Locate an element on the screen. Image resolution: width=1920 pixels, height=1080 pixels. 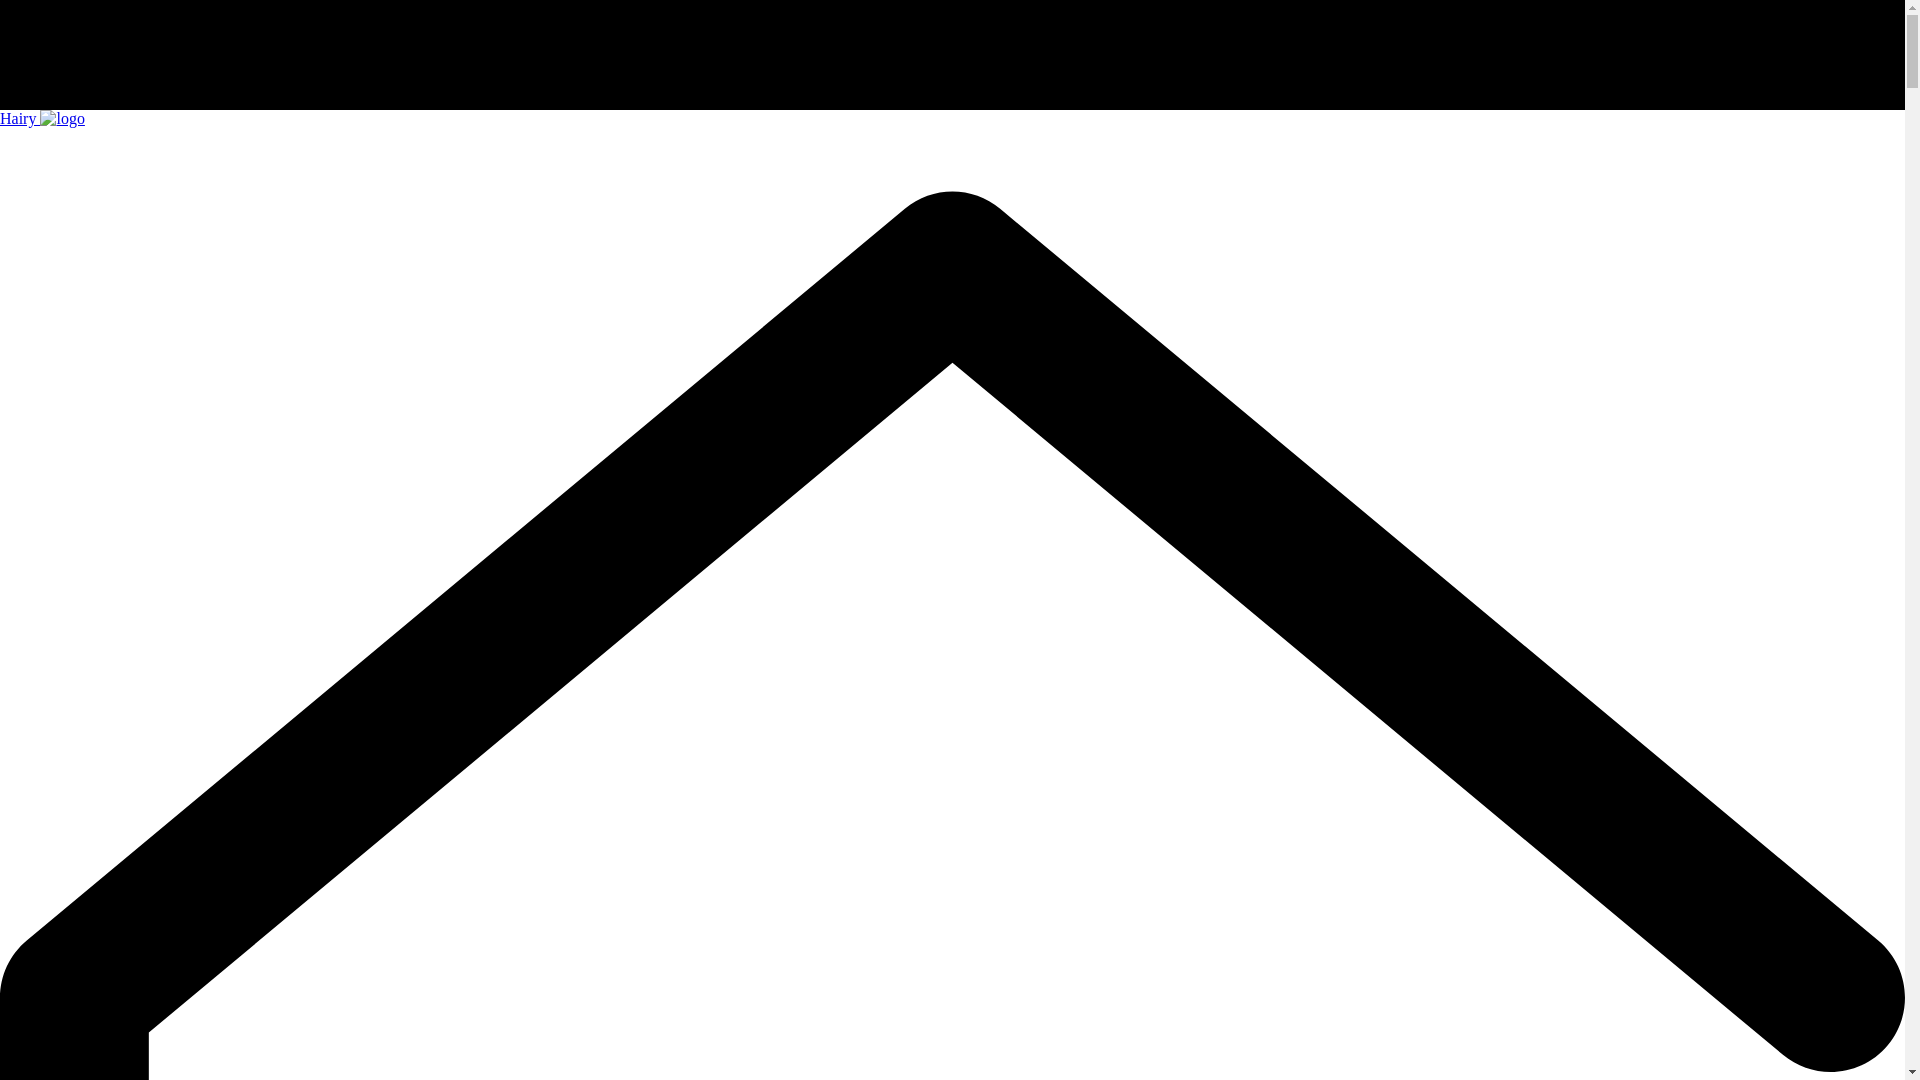
'Hairy' is located at coordinates (42, 118).